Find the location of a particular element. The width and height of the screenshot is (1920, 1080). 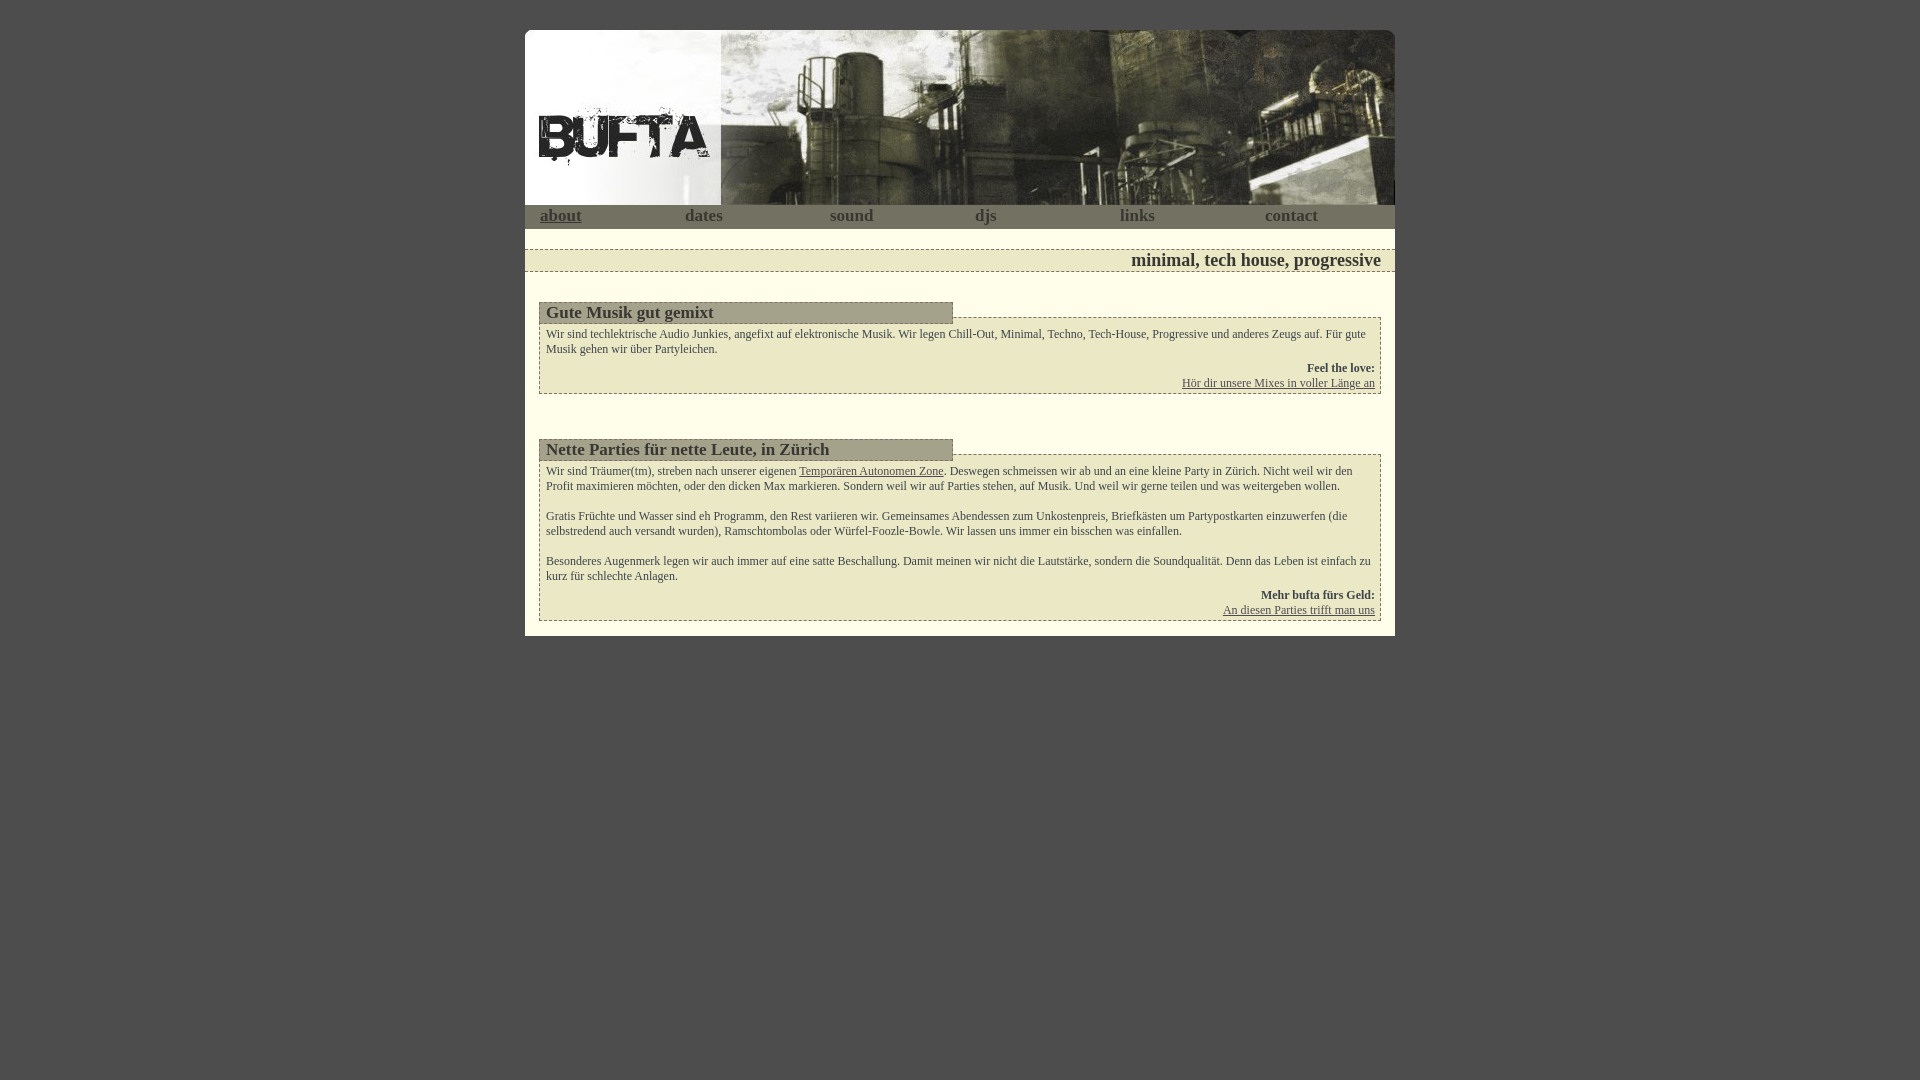

'about' is located at coordinates (560, 215).